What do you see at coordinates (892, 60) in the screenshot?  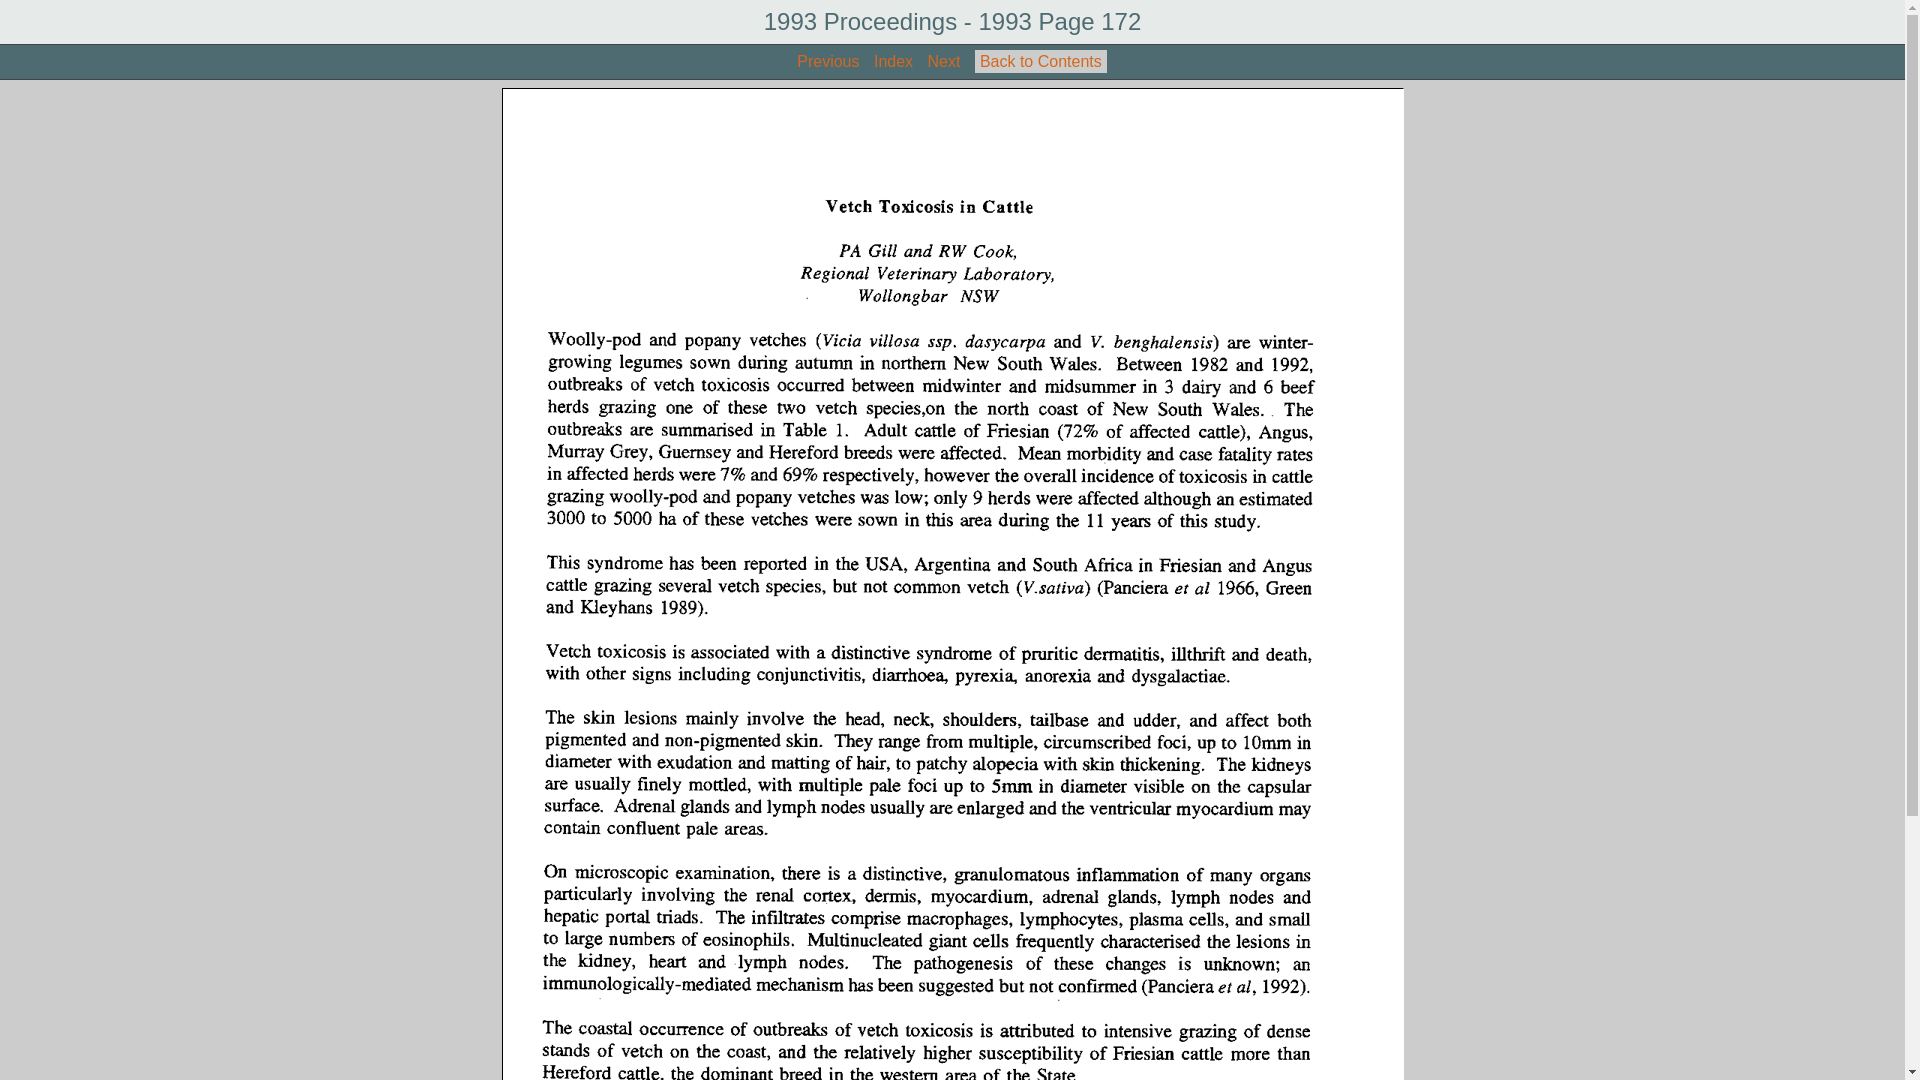 I see `'Index'` at bounding box center [892, 60].